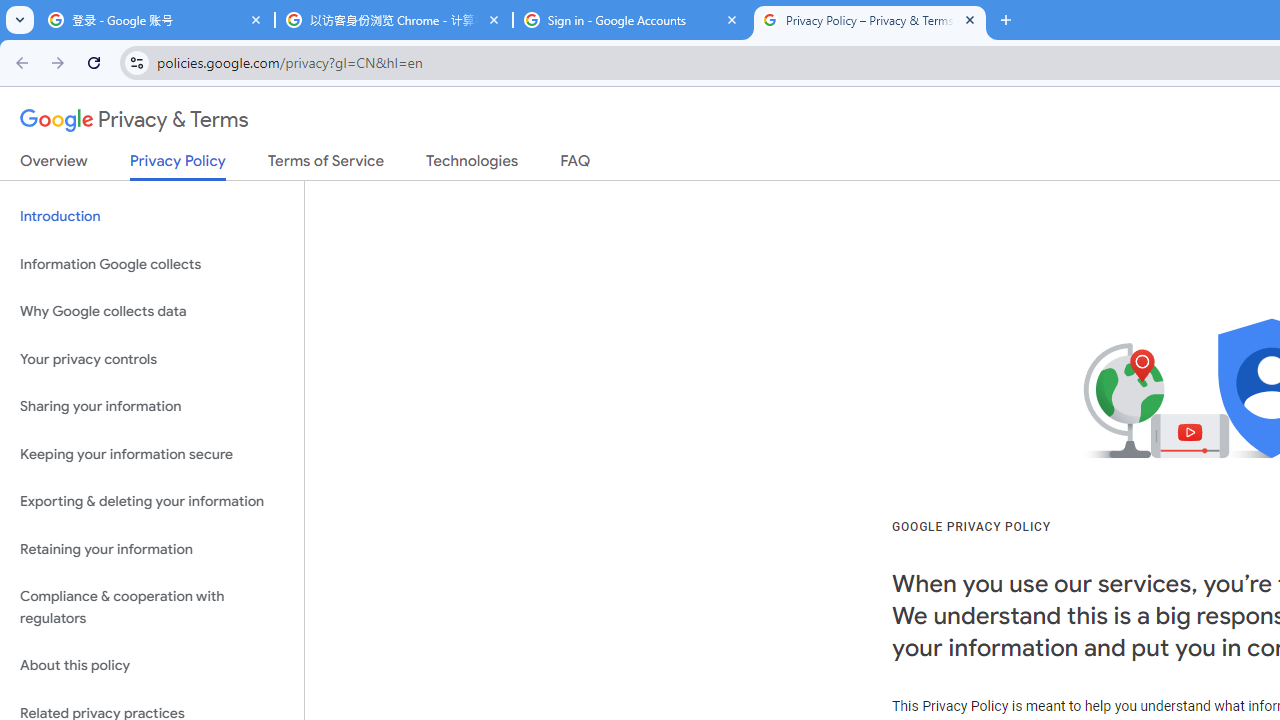 This screenshot has width=1280, height=720. I want to click on 'Exporting & deleting your information', so click(151, 501).